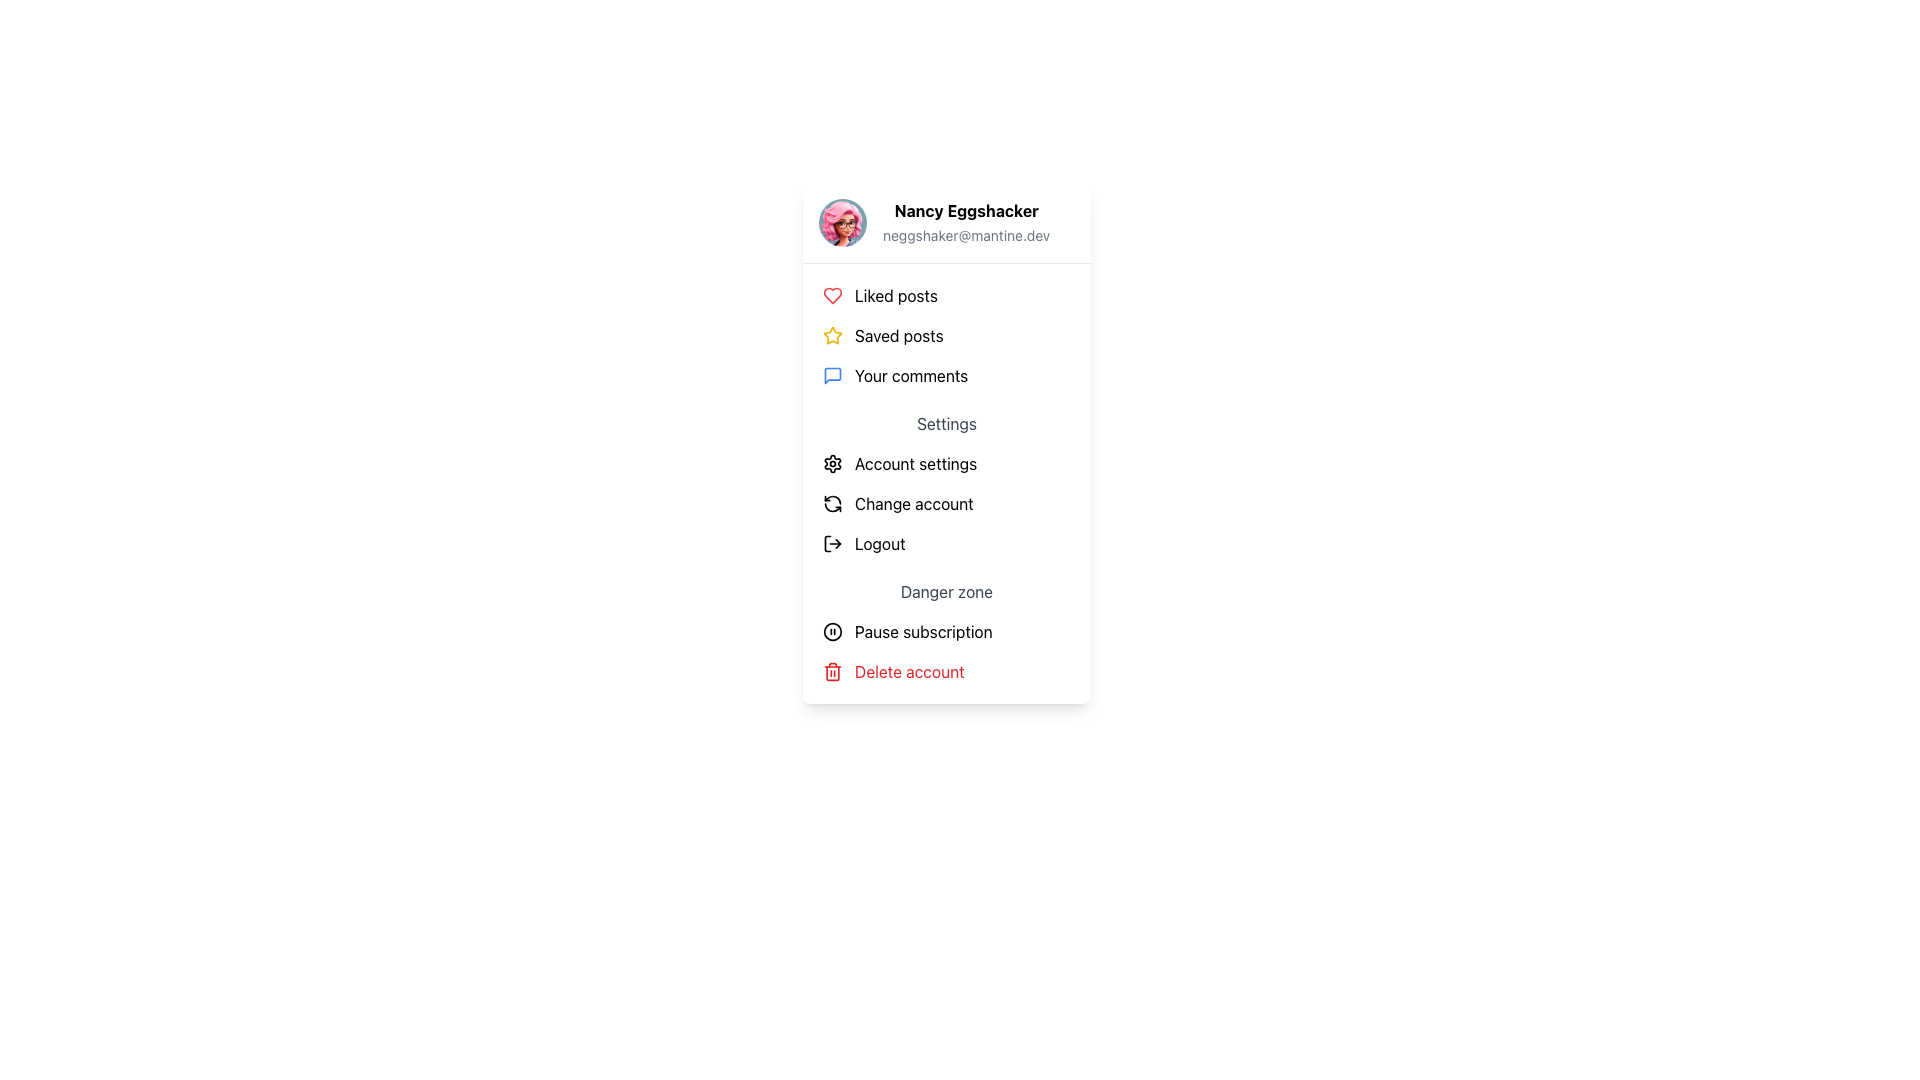  I want to click on the blue message or speech bubble icon that is the third in a vertically arranged menu, located to the left of the 'Your comments' text, so click(833, 375).